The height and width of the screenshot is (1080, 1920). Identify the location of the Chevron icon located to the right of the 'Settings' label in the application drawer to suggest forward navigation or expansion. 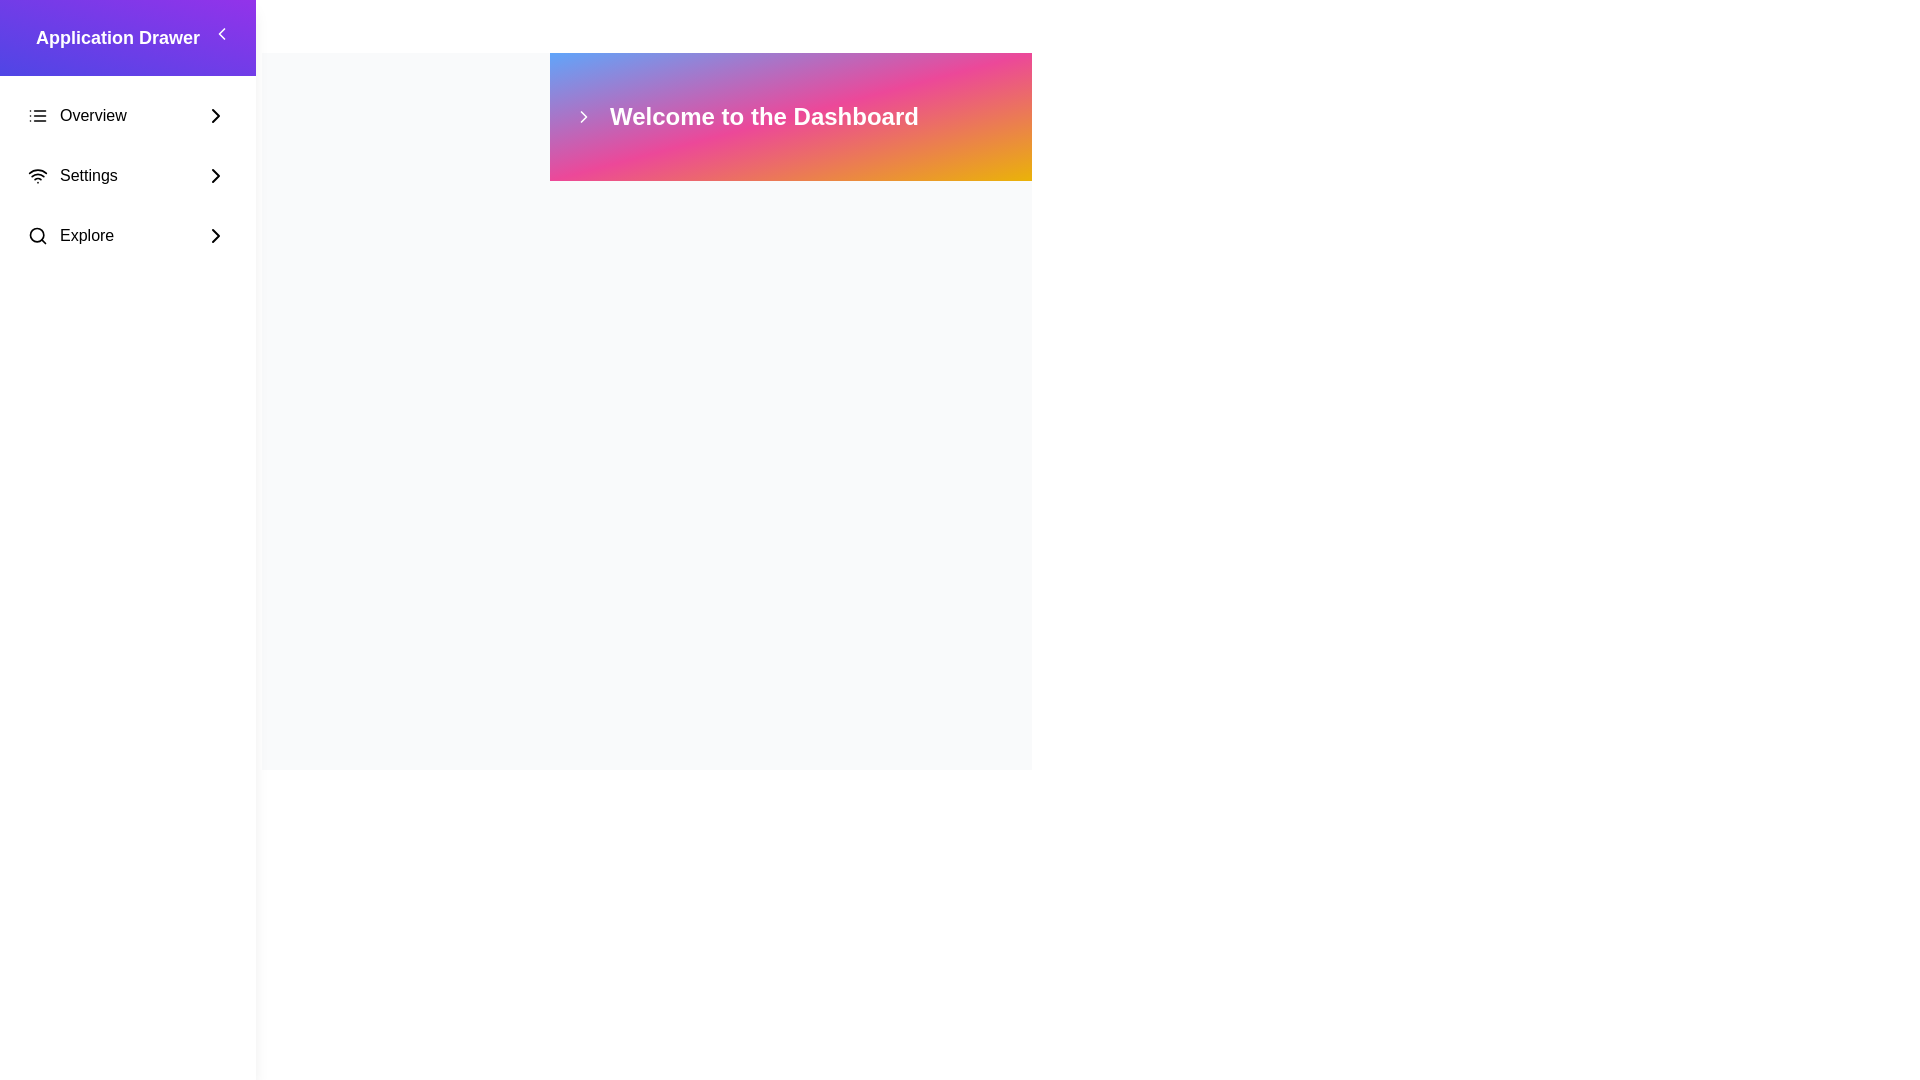
(216, 175).